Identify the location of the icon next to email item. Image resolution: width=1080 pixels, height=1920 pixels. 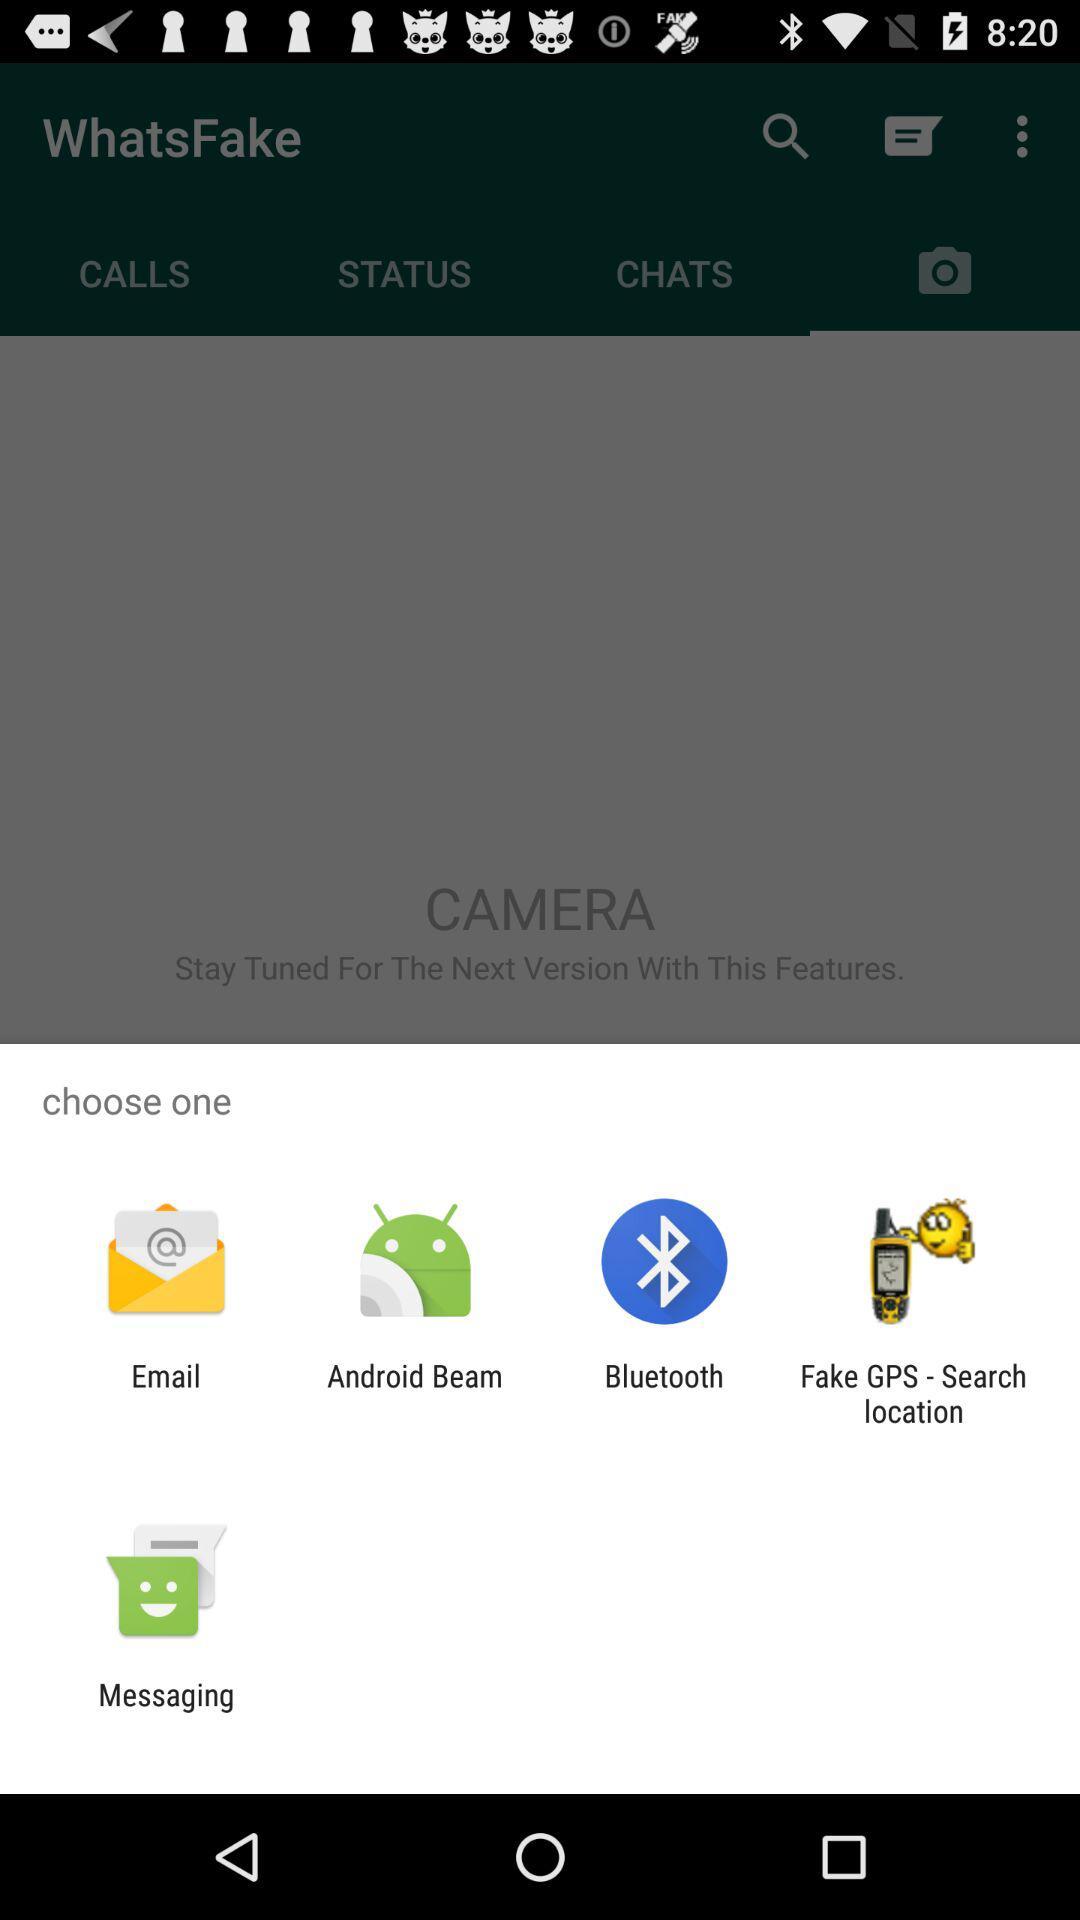
(414, 1392).